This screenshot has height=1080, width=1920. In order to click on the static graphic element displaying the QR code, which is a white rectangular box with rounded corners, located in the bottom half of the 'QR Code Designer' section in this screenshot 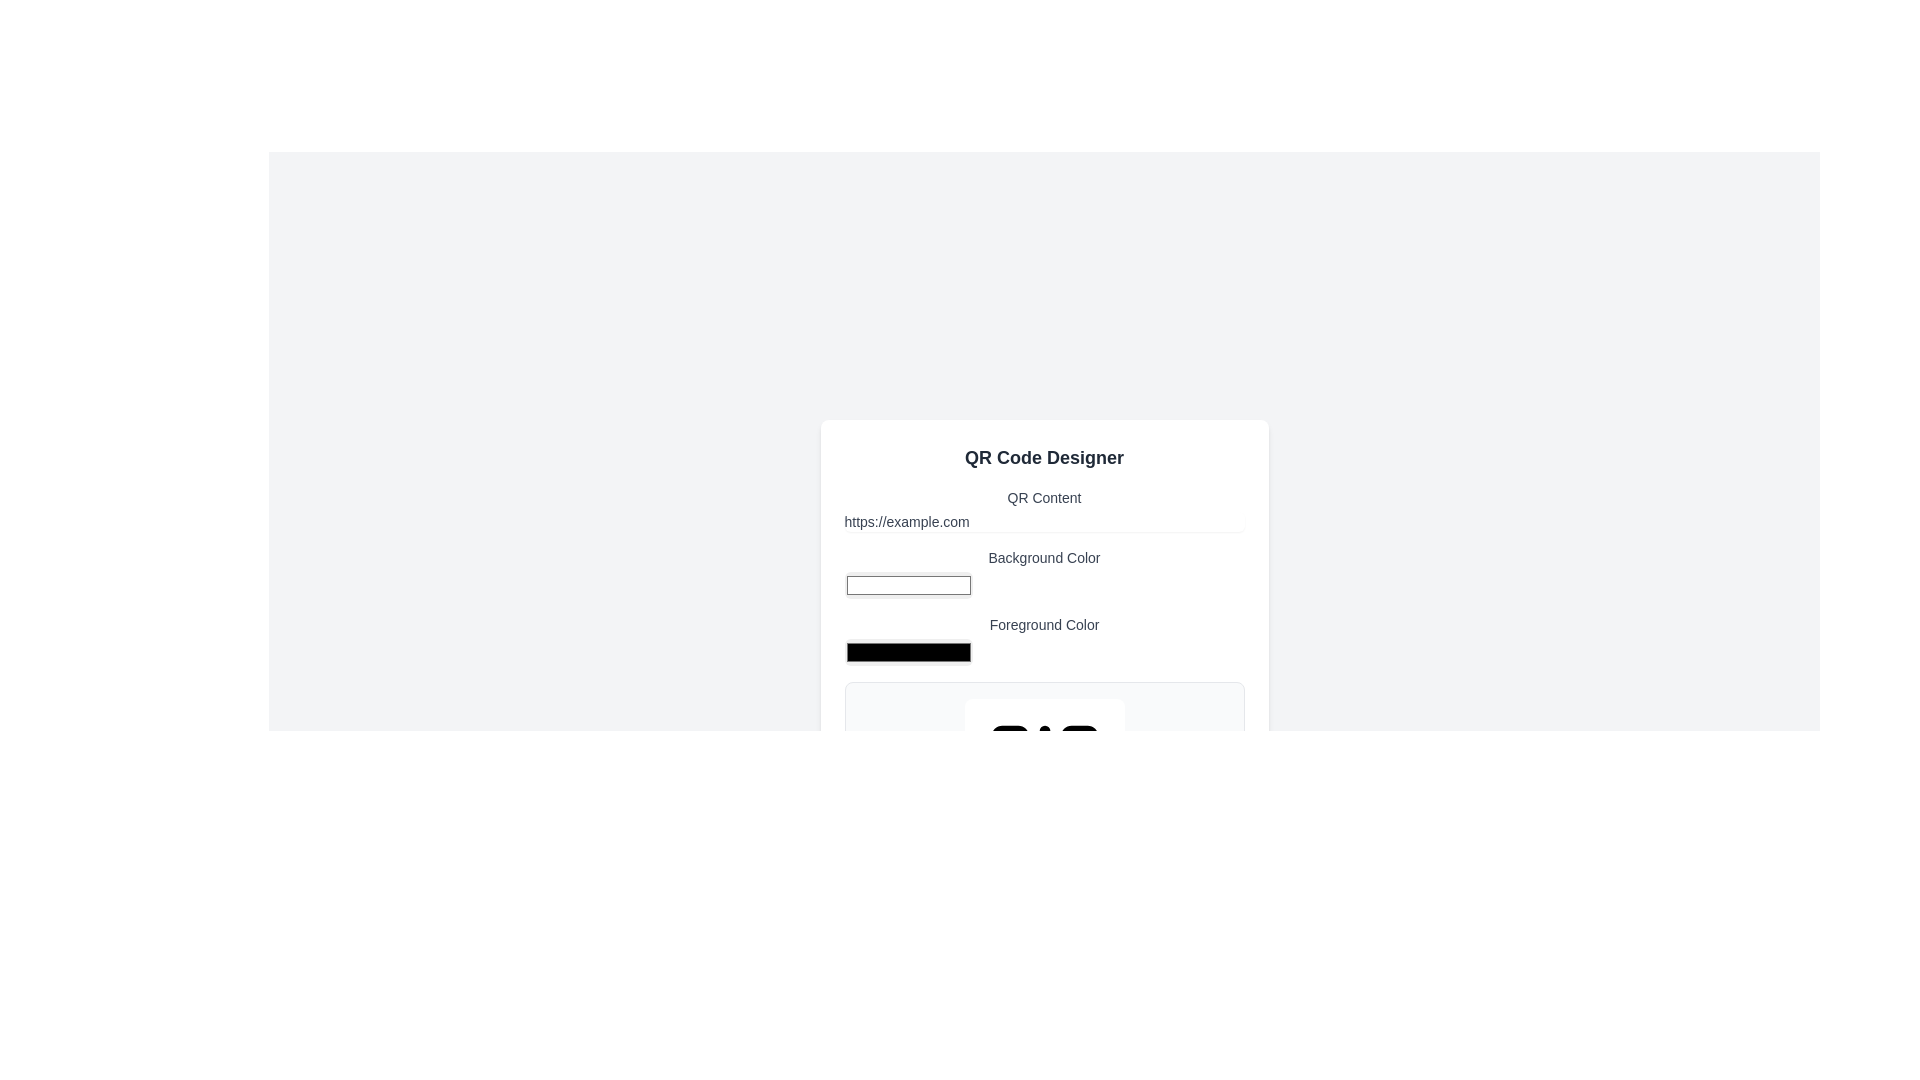, I will do `click(1043, 778)`.